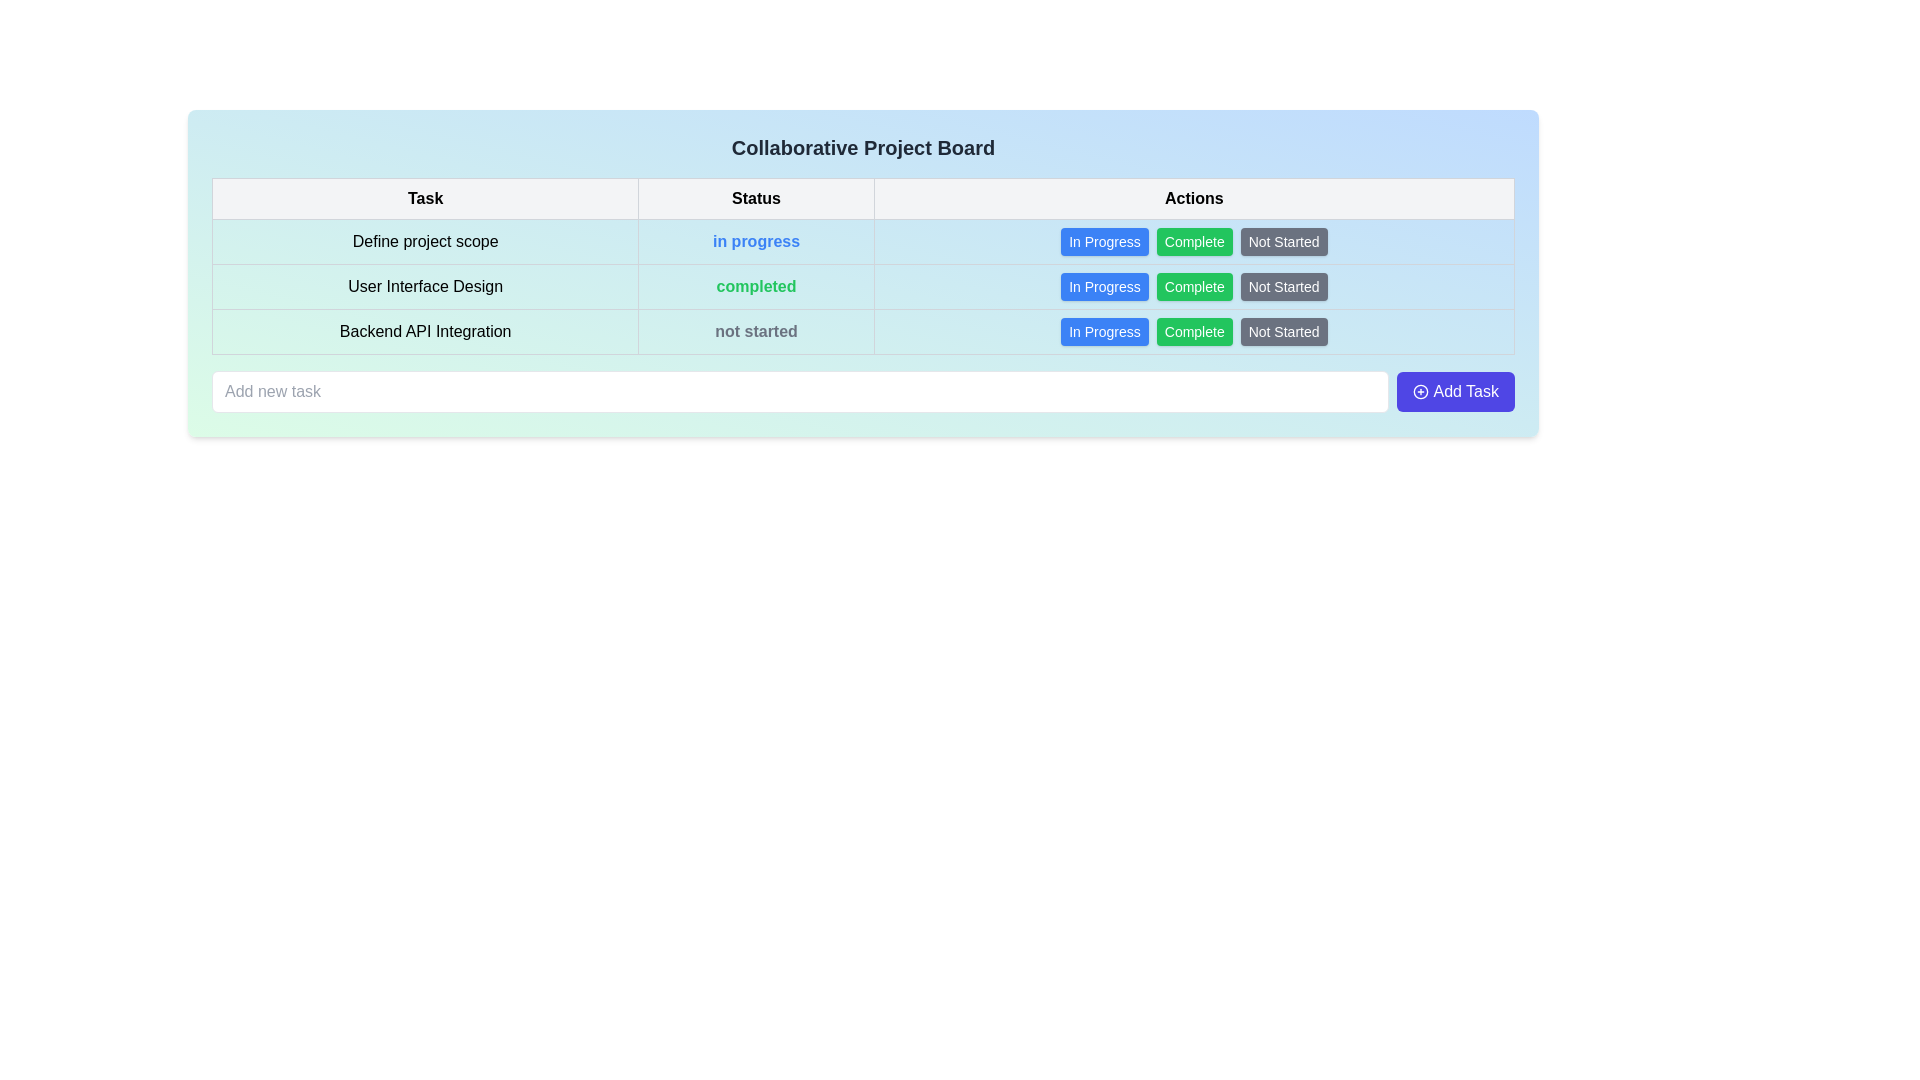 The height and width of the screenshot is (1080, 1920). Describe the element at coordinates (424, 241) in the screenshot. I see `text label representing the title of the first task entry in the 'Task' column of the 'Collaborative Project Board'` at that location.